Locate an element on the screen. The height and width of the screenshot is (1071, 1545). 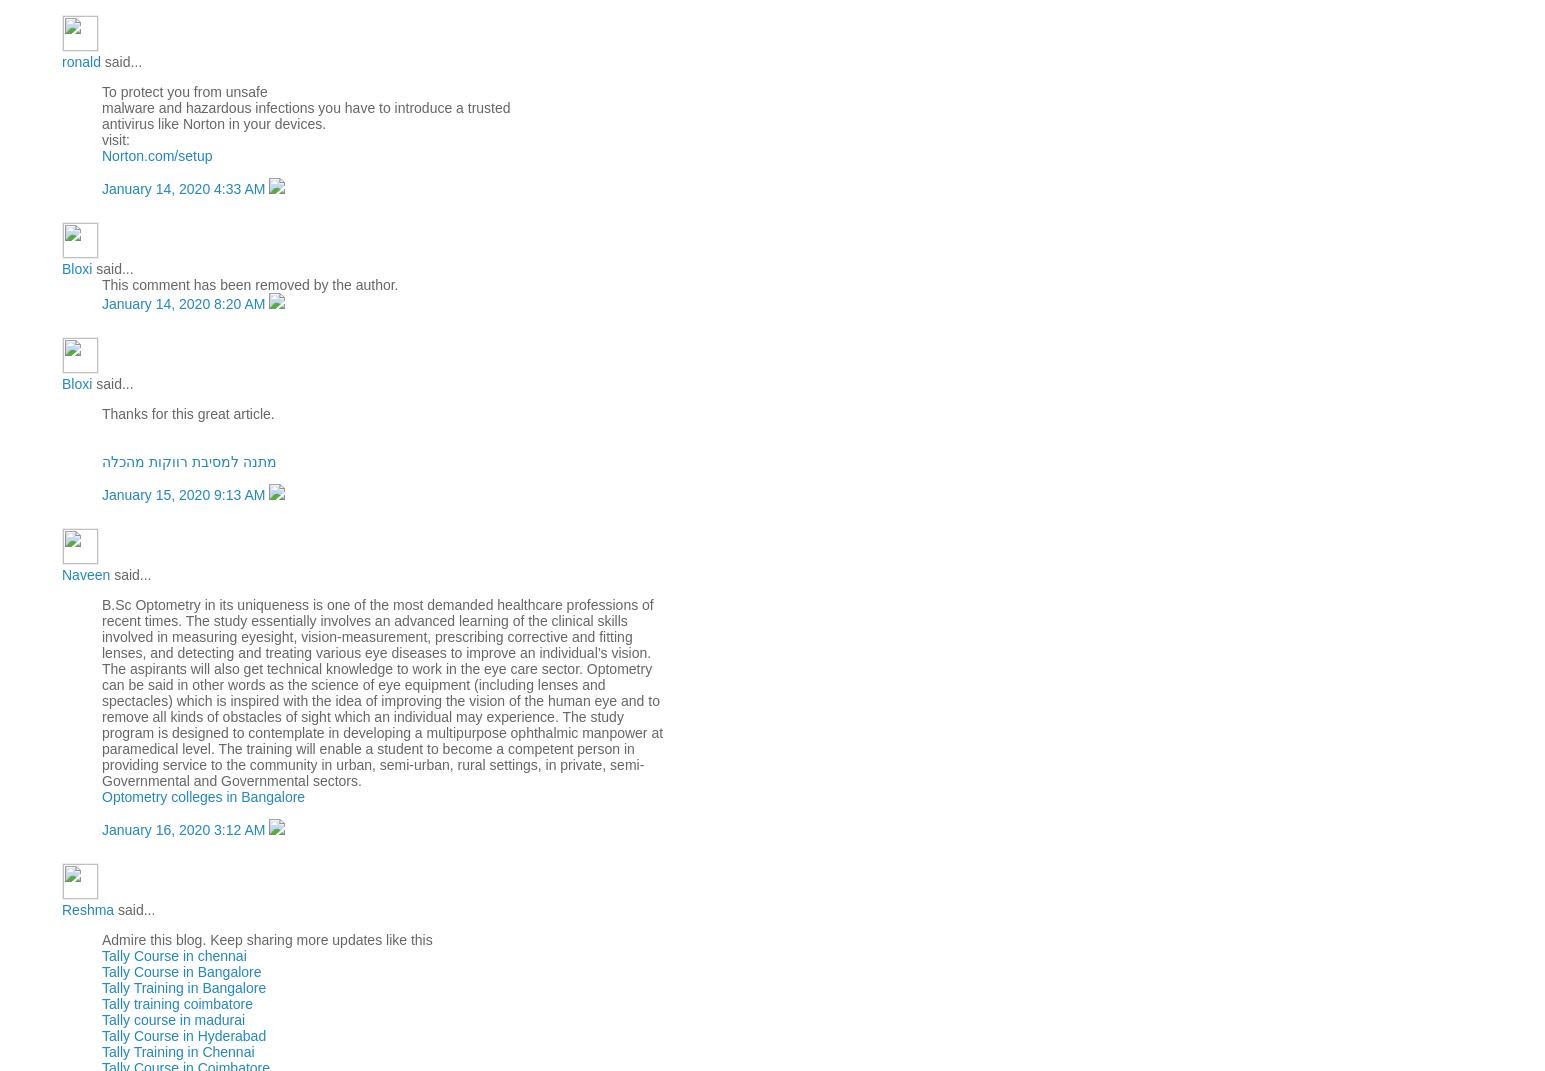
'Tally Course in Bangalore' is located at coordinates (181, 969).